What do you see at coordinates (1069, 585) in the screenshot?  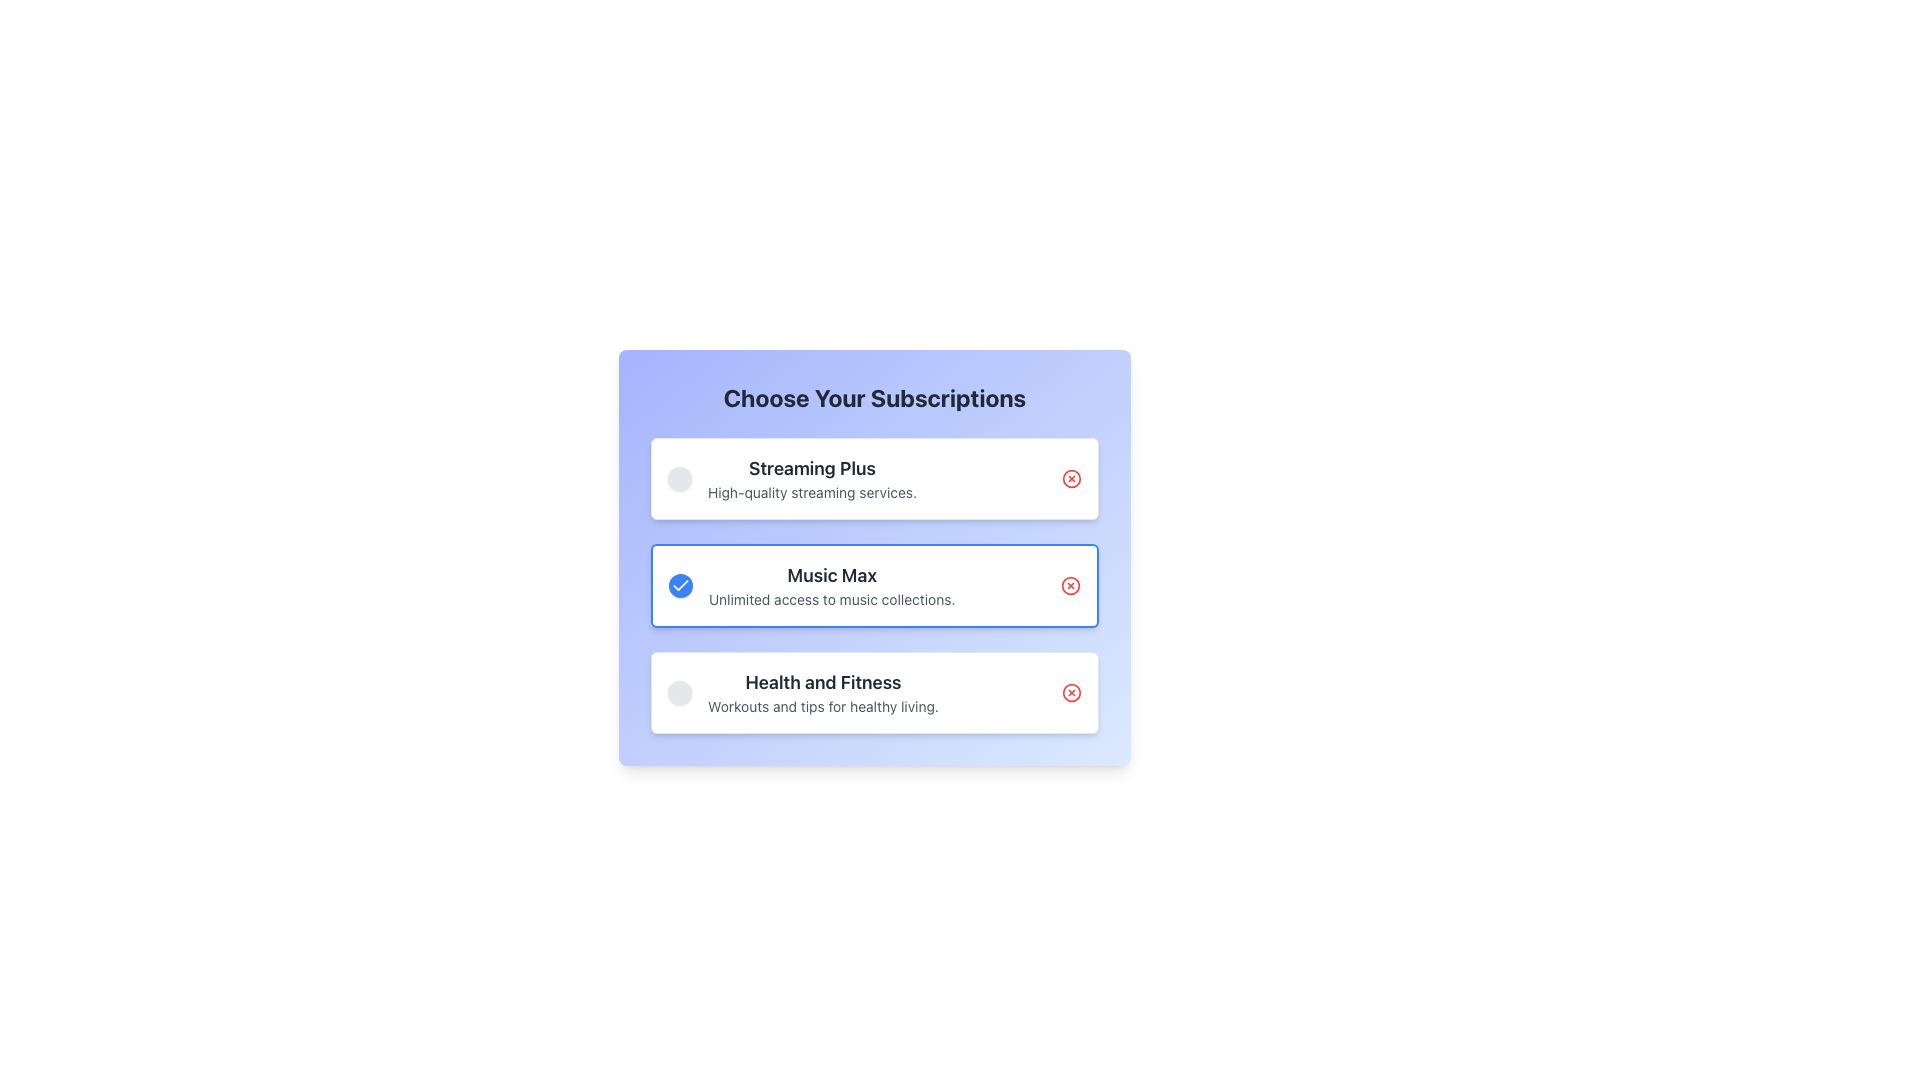 I see `the button at the rightmost end of the 'Music Max' subscription card, which is used to remove or dismiss the subscription option` at bounding box center [1069, 585].